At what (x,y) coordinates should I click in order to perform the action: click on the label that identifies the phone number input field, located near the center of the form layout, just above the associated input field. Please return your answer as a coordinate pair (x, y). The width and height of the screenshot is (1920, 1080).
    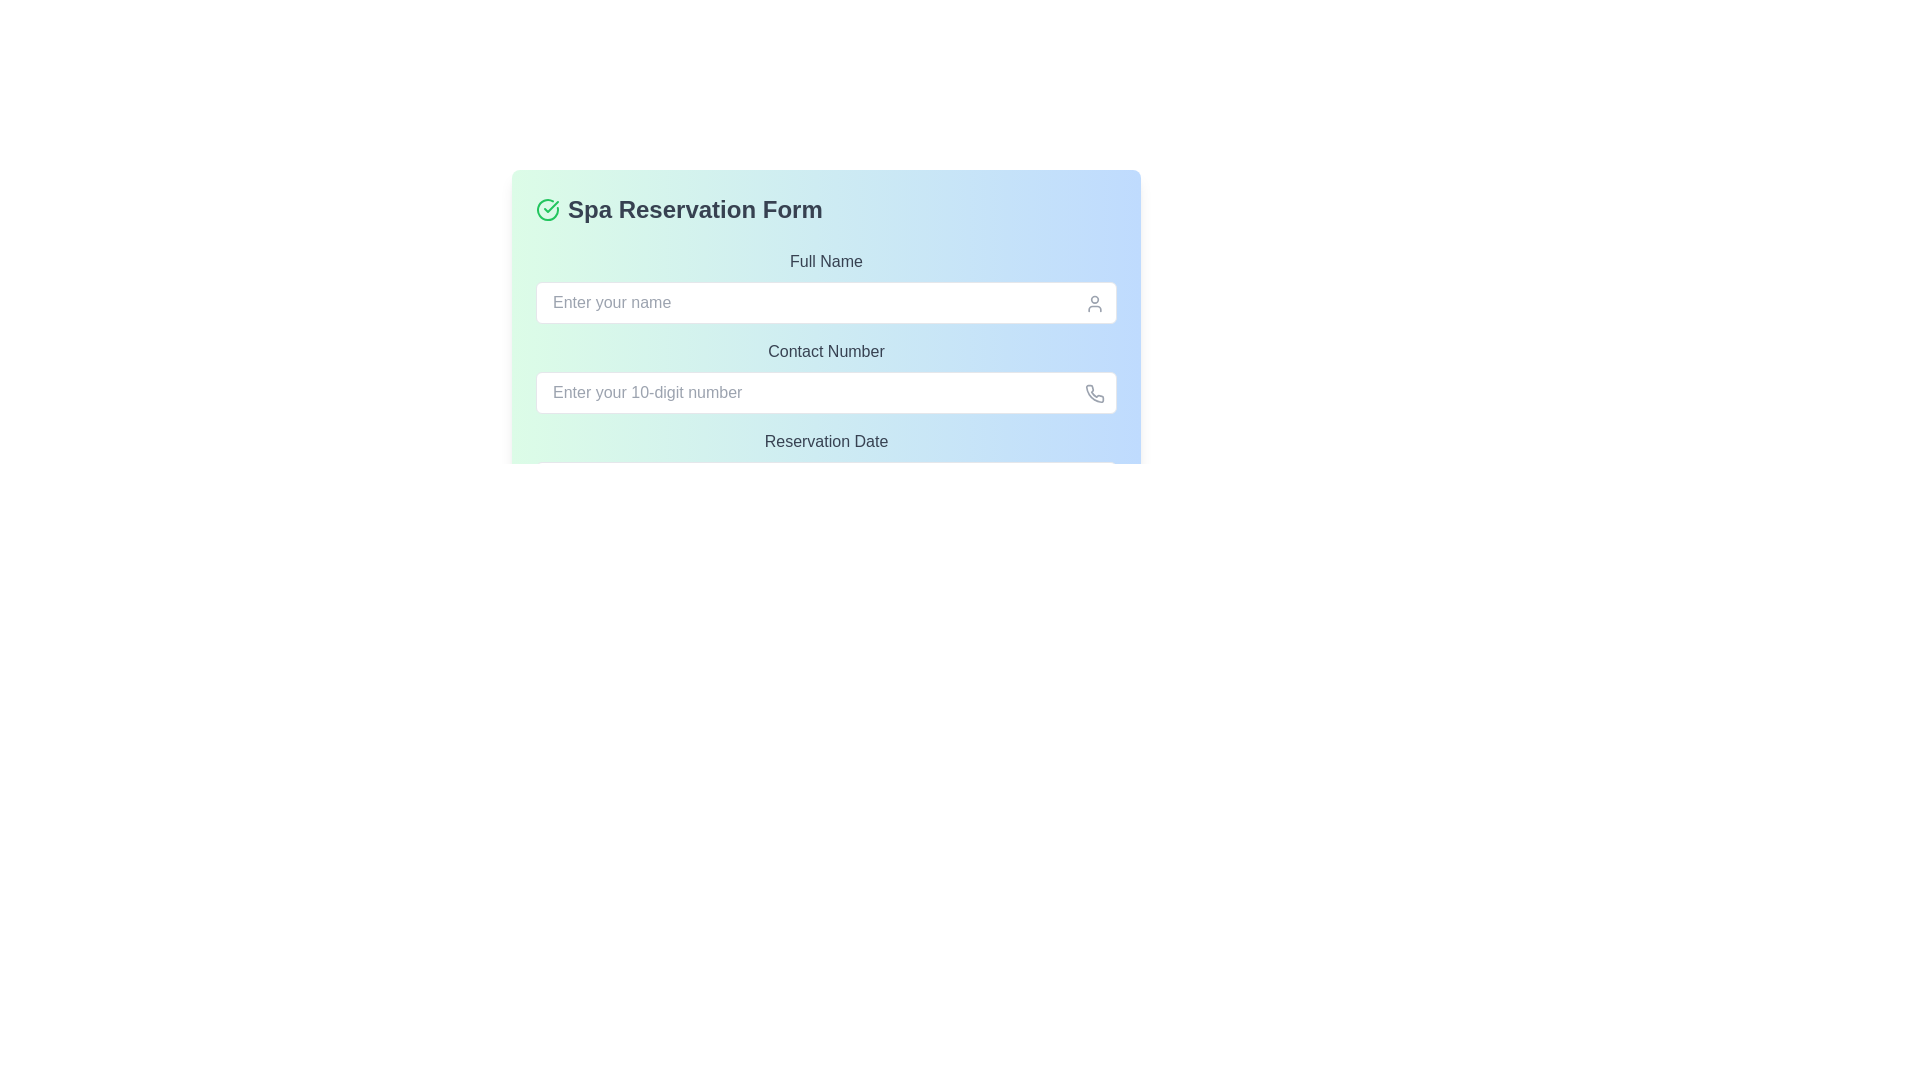
    Looking at the image, I should click on (826, 350).